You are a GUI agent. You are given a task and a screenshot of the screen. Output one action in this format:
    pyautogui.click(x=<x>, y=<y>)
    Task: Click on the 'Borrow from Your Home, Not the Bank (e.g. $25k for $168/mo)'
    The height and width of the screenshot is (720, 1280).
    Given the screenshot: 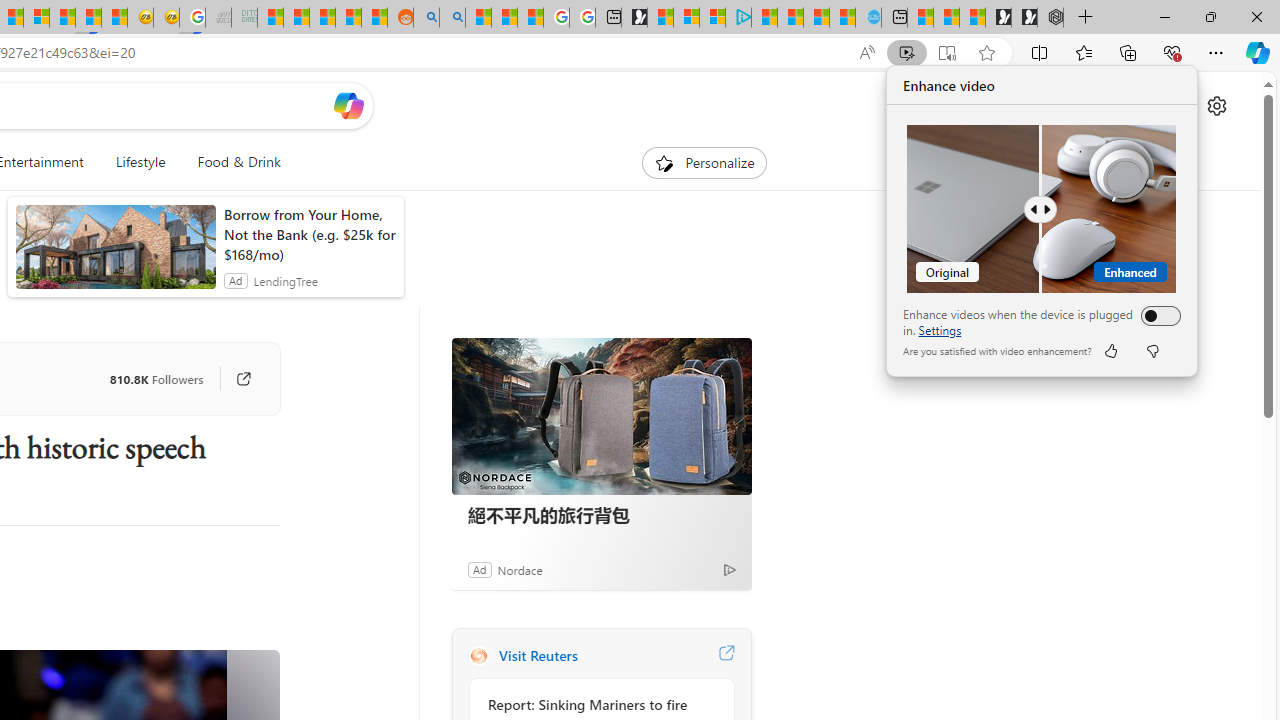 What is the action you would take?
    pyautogui.click(x=308, y=234)
    